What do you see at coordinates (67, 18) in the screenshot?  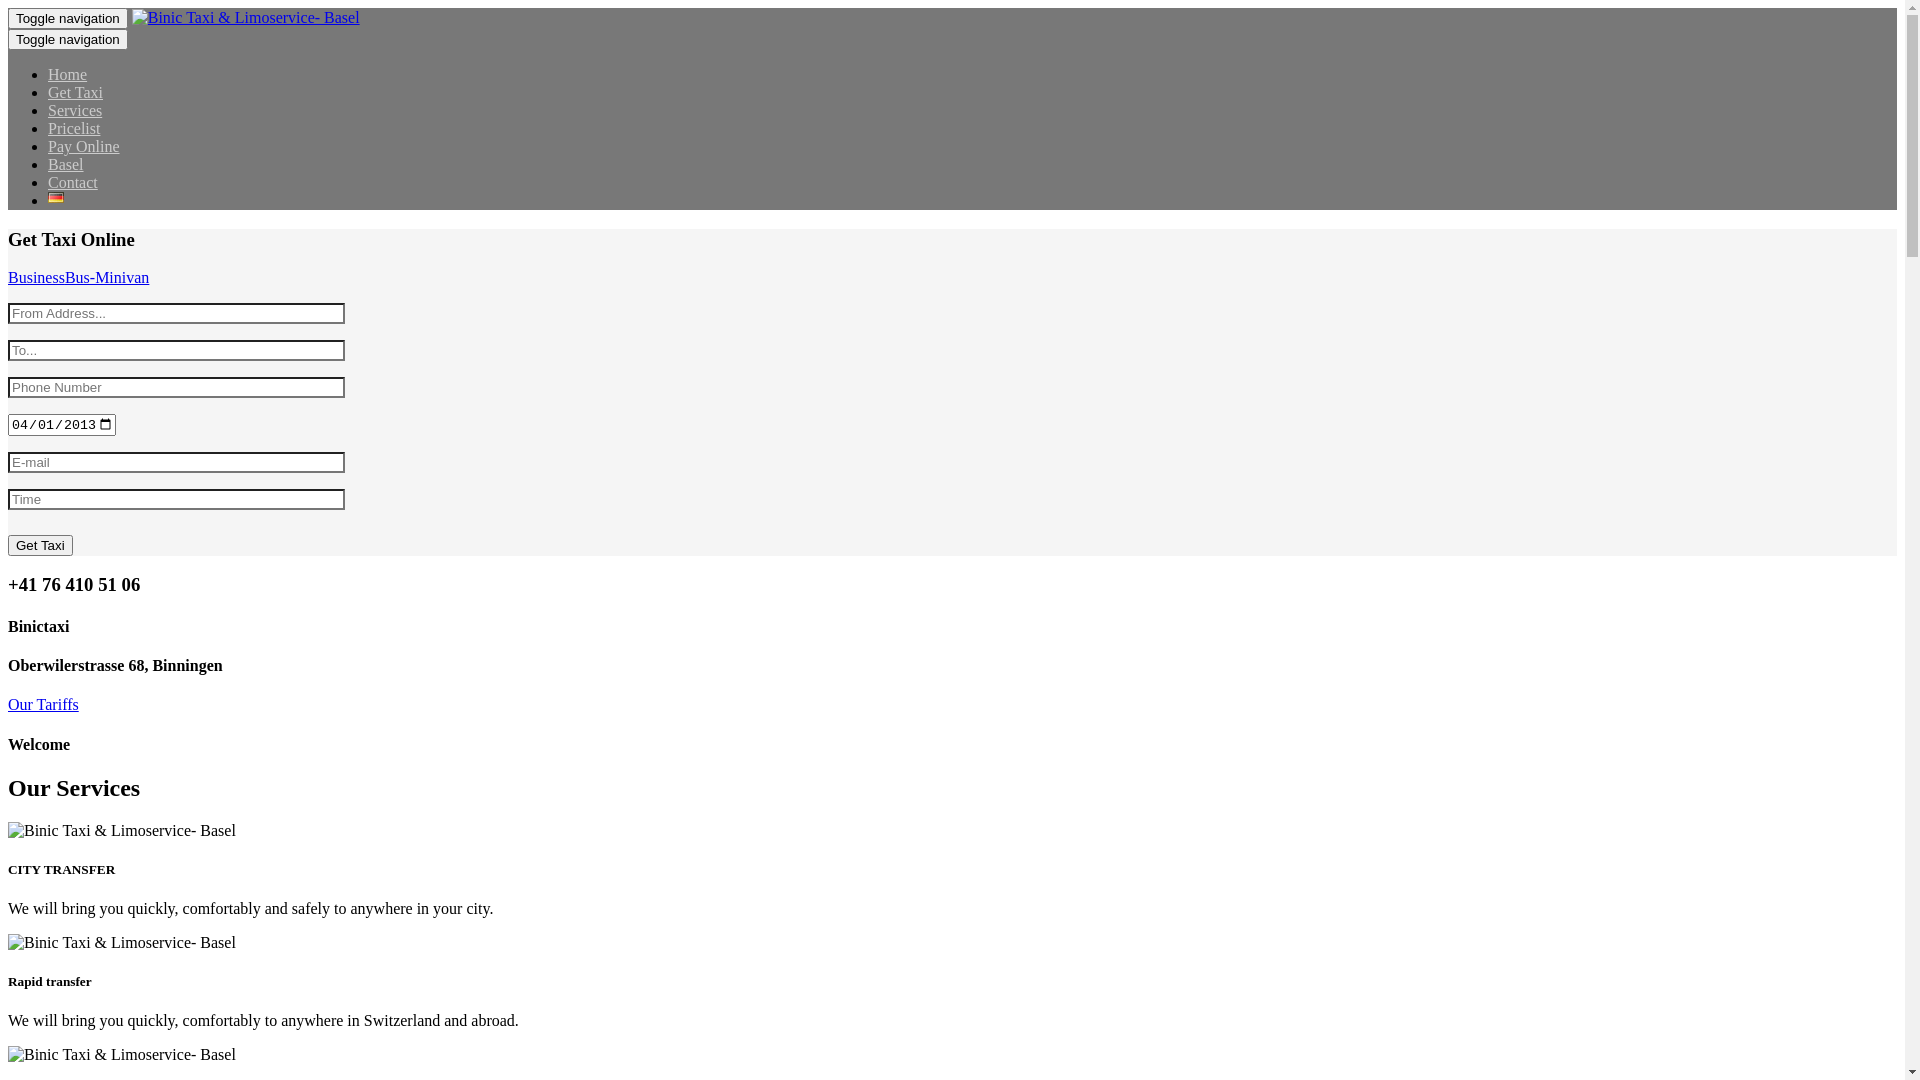 I see `'Toggle navigation'` at bounding box center [67, 18].